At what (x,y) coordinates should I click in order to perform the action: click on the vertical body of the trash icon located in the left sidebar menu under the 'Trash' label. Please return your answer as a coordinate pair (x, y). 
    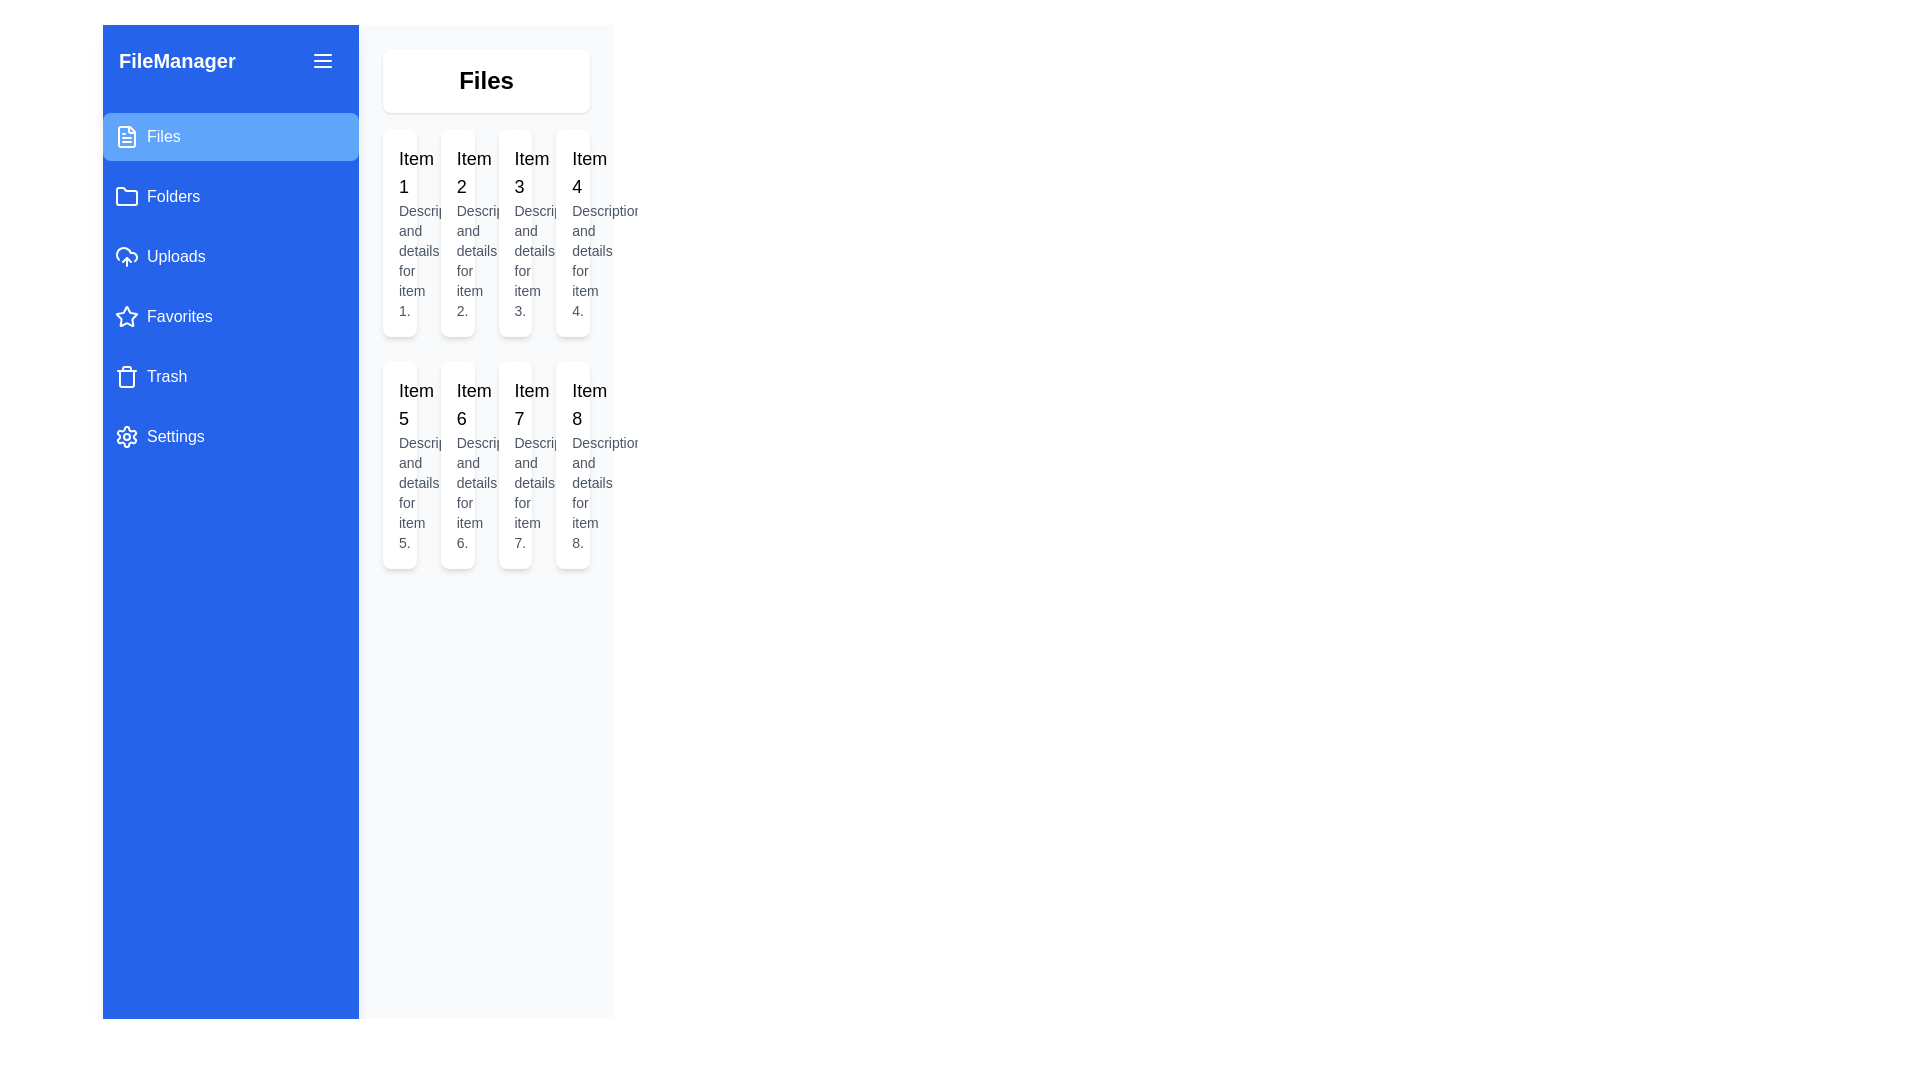
    Looking at the image, I should click on (125, 378).